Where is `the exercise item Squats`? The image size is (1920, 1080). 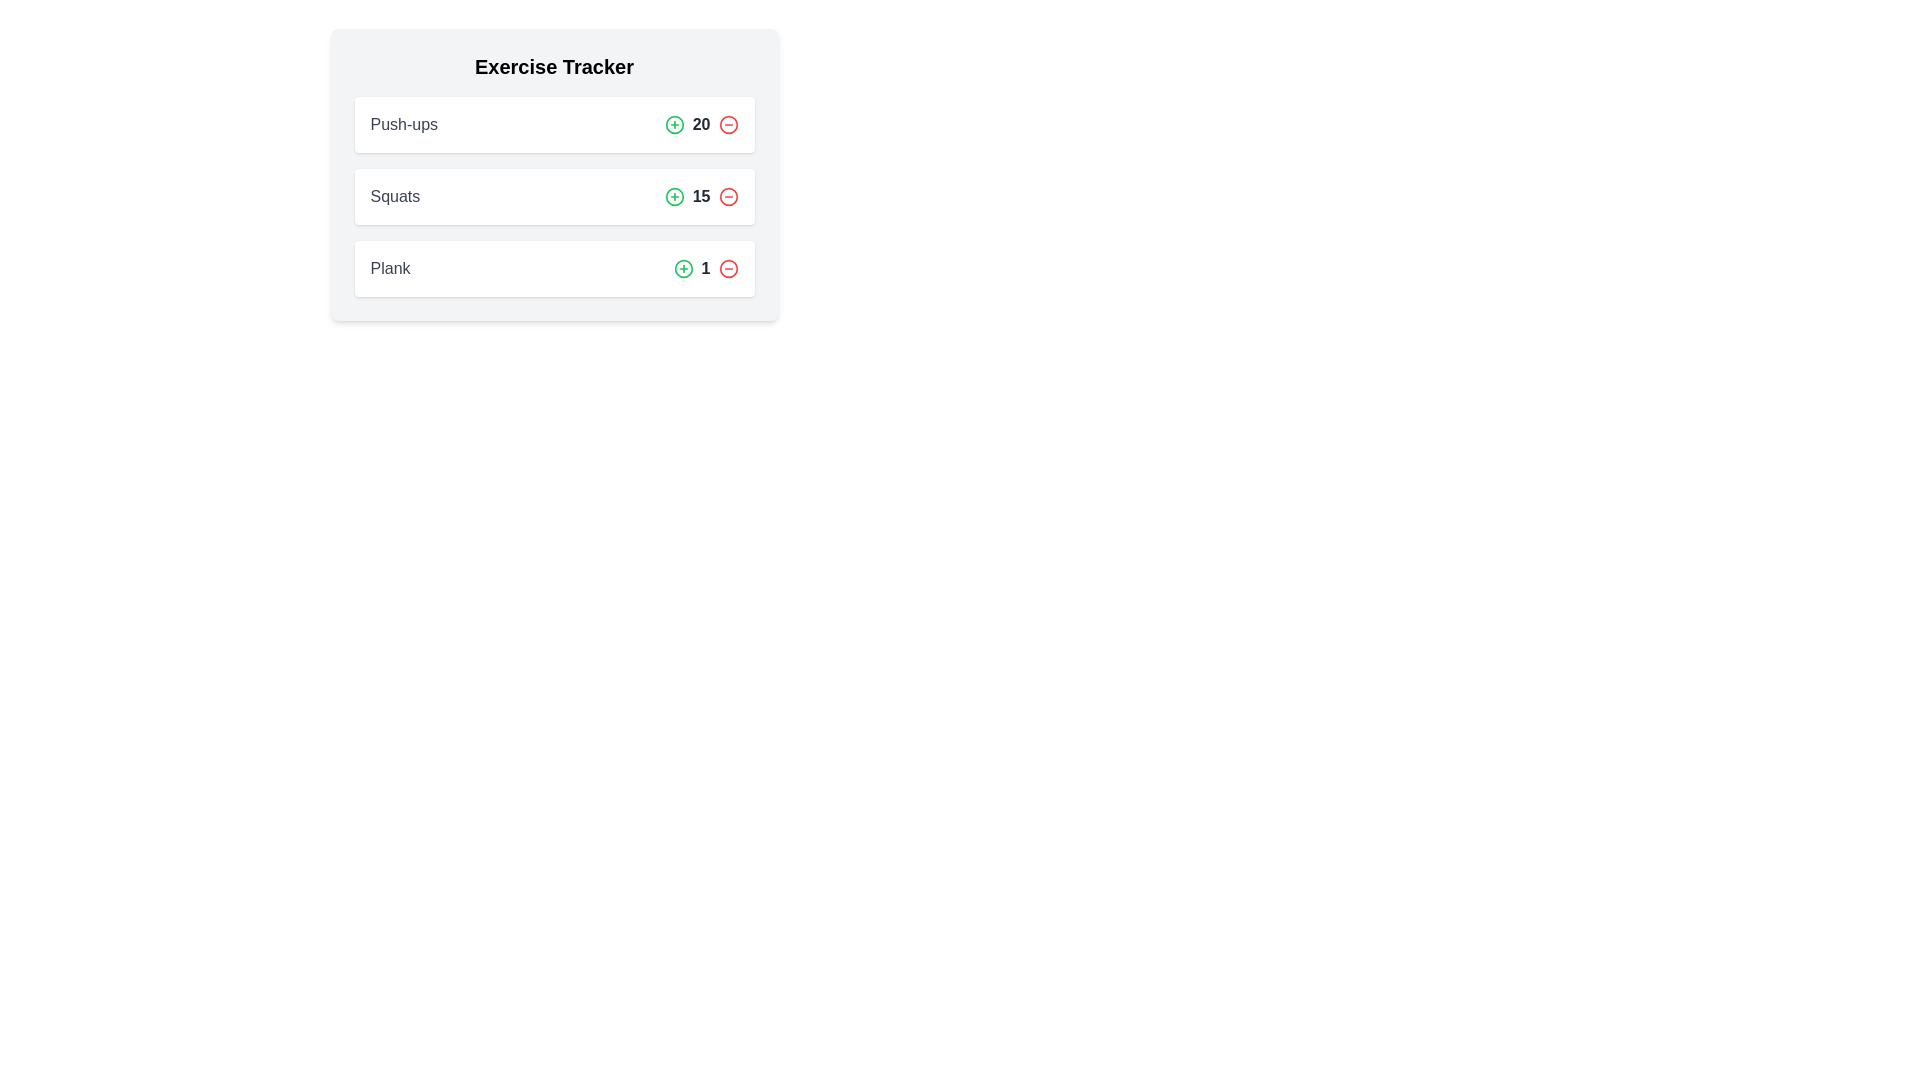 the exercise item Squats is located at coordinates (554, 196).